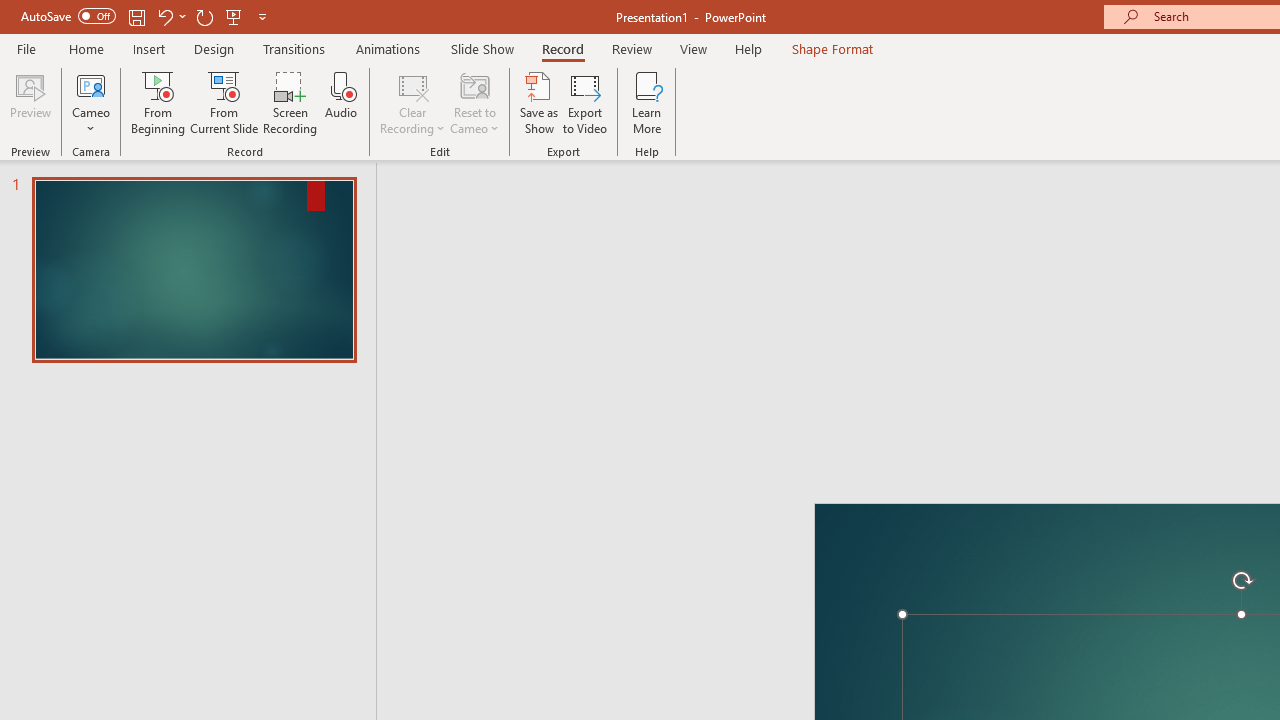 This screenshot has width=1280, height=720. I want to click on 'Reset to Cameo', so click(473, 103).